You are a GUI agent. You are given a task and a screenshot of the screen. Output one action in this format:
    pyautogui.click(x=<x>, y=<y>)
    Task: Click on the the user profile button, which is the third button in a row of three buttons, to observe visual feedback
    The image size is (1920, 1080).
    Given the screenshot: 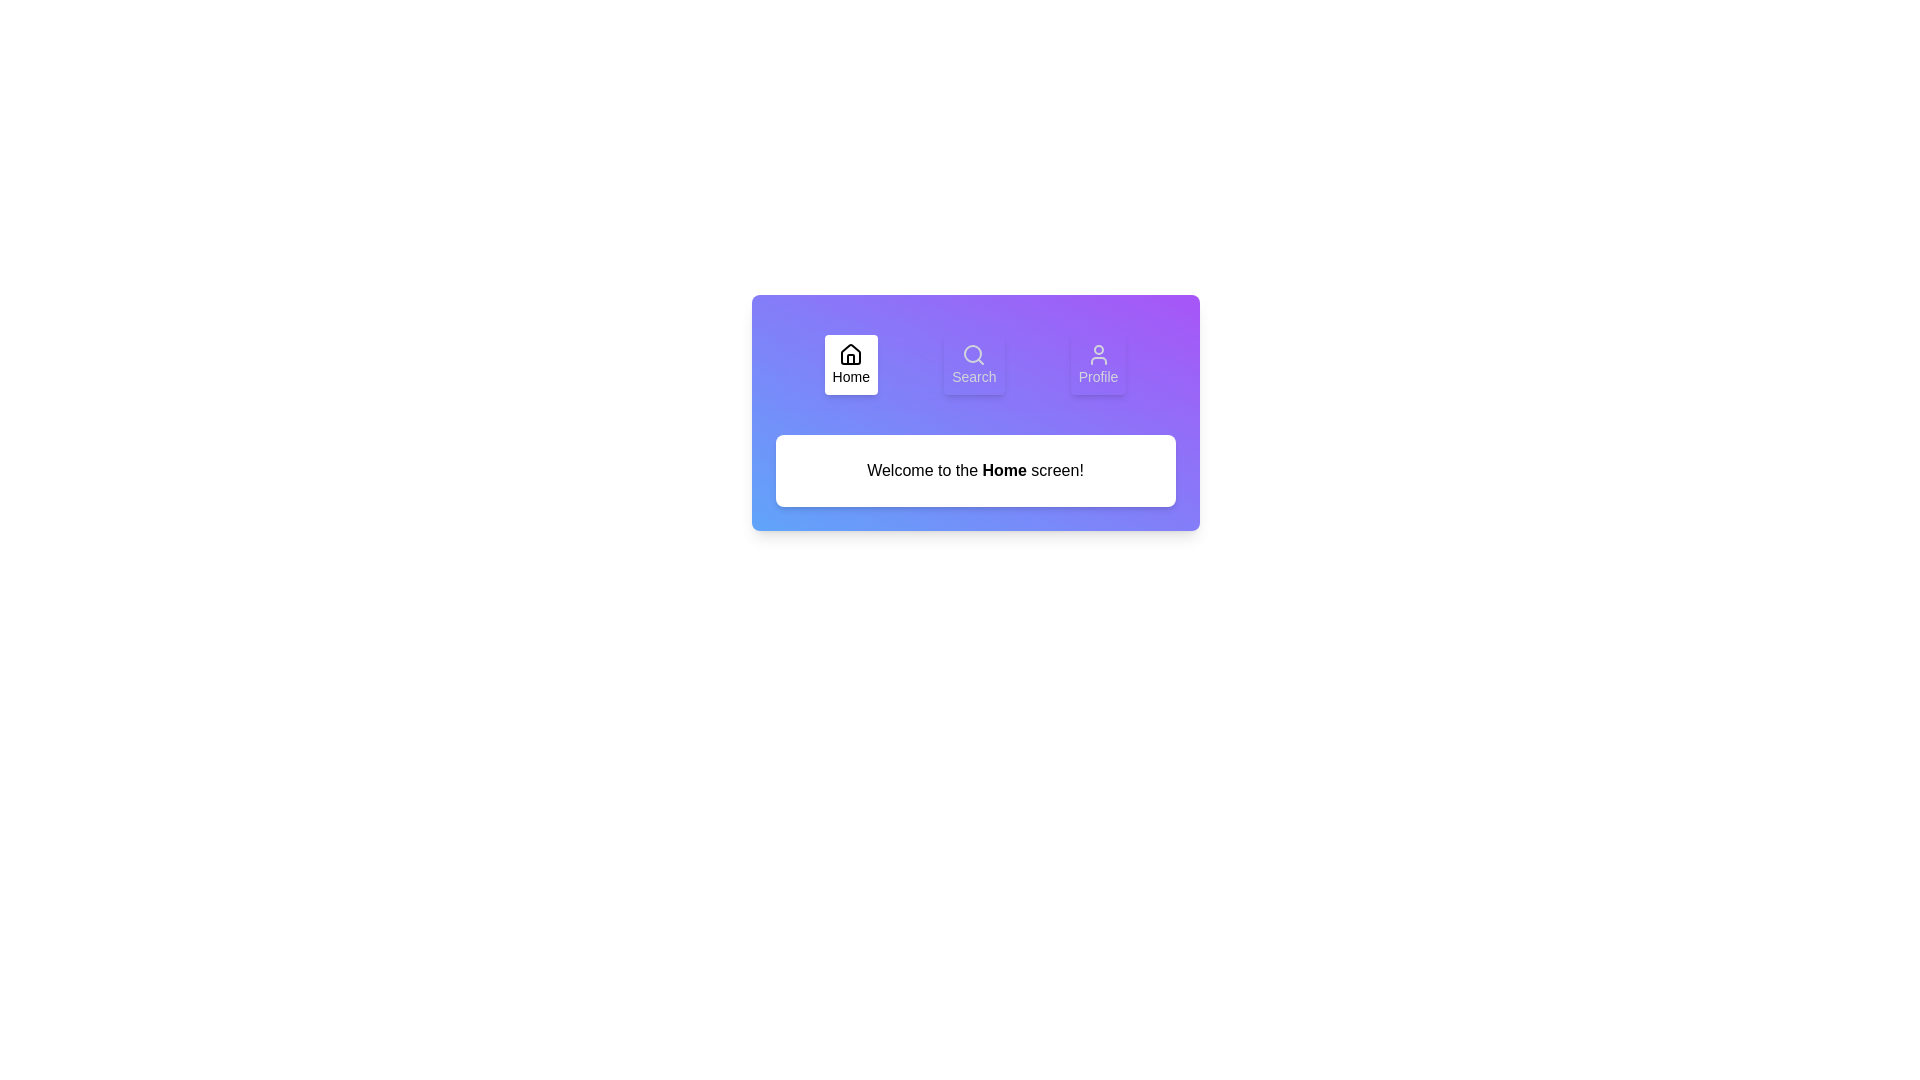 What is the action you would take?
    pyautogui.click(x=1097, y=365)
    